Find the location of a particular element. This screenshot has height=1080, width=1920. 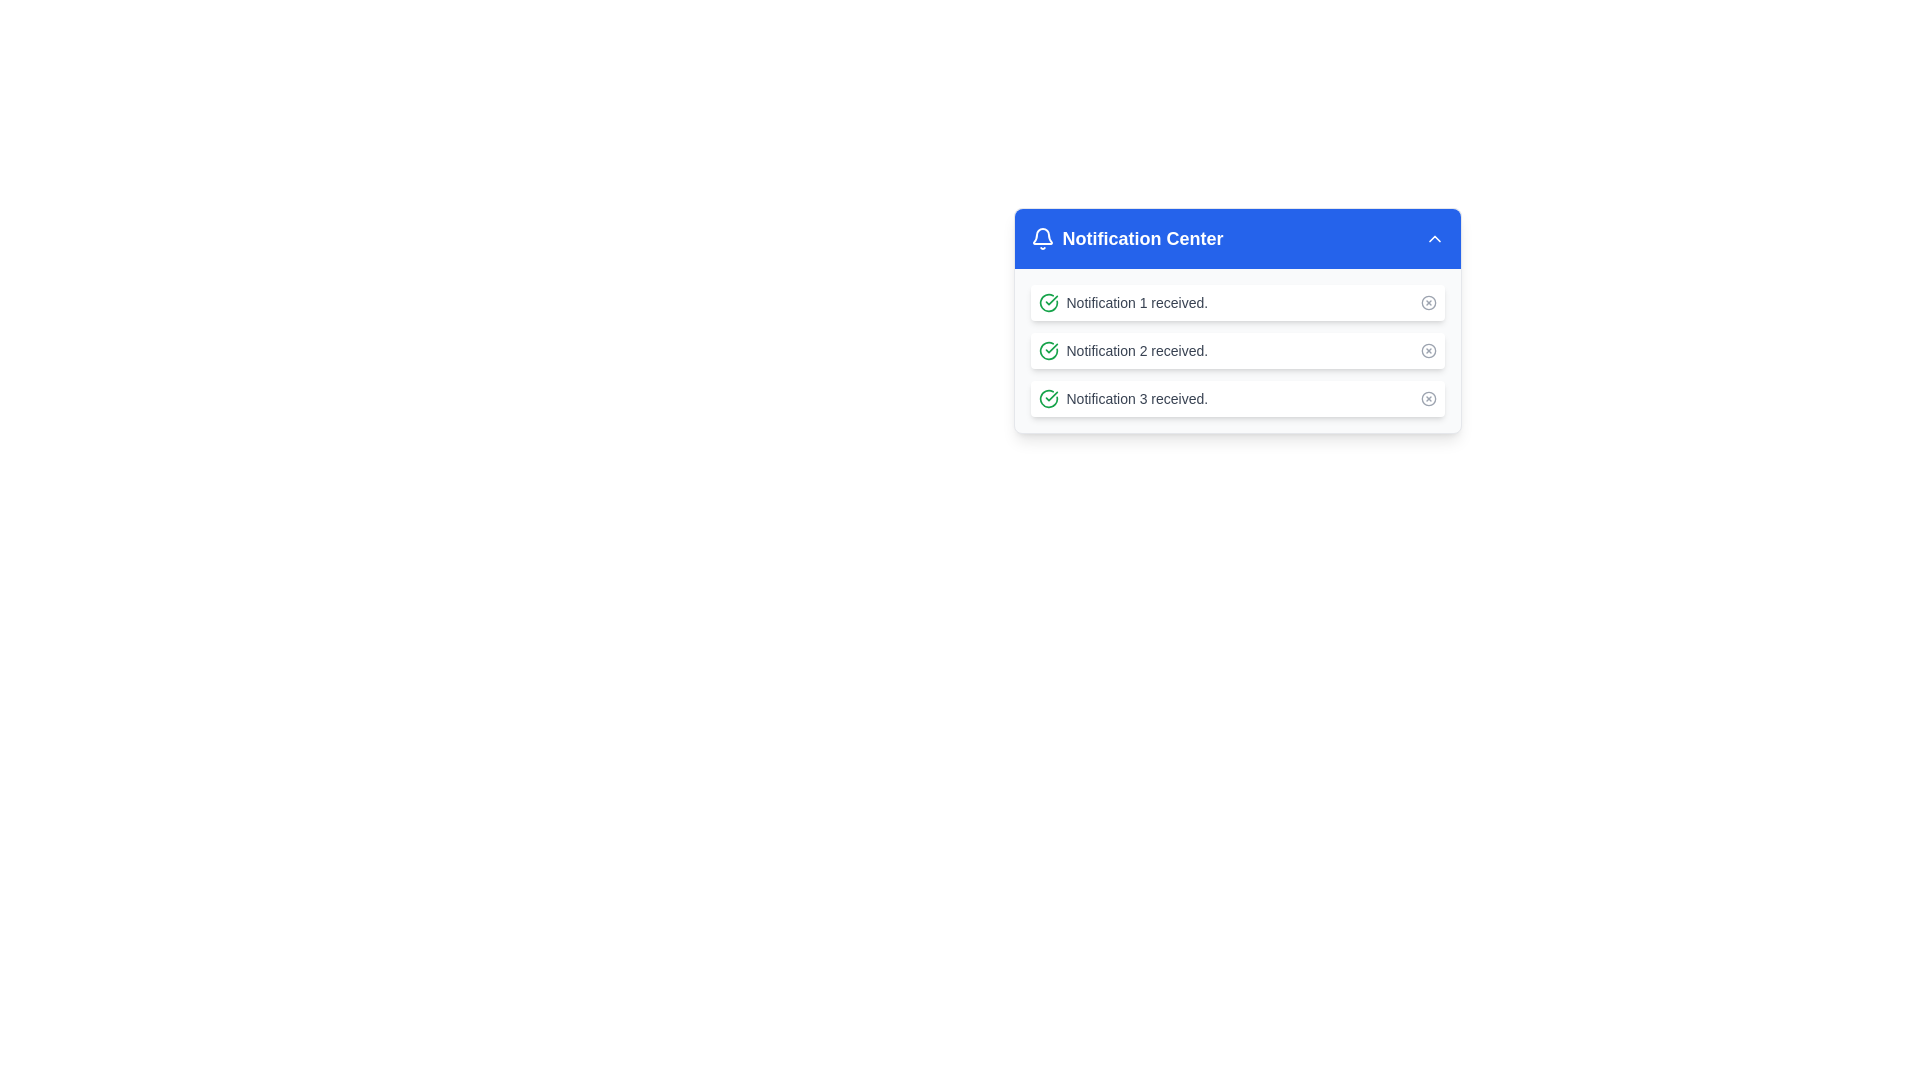

the triangular chevron-shaped button icon in the top-right corner of the Notification Center is located at coordinates (1433, 238).